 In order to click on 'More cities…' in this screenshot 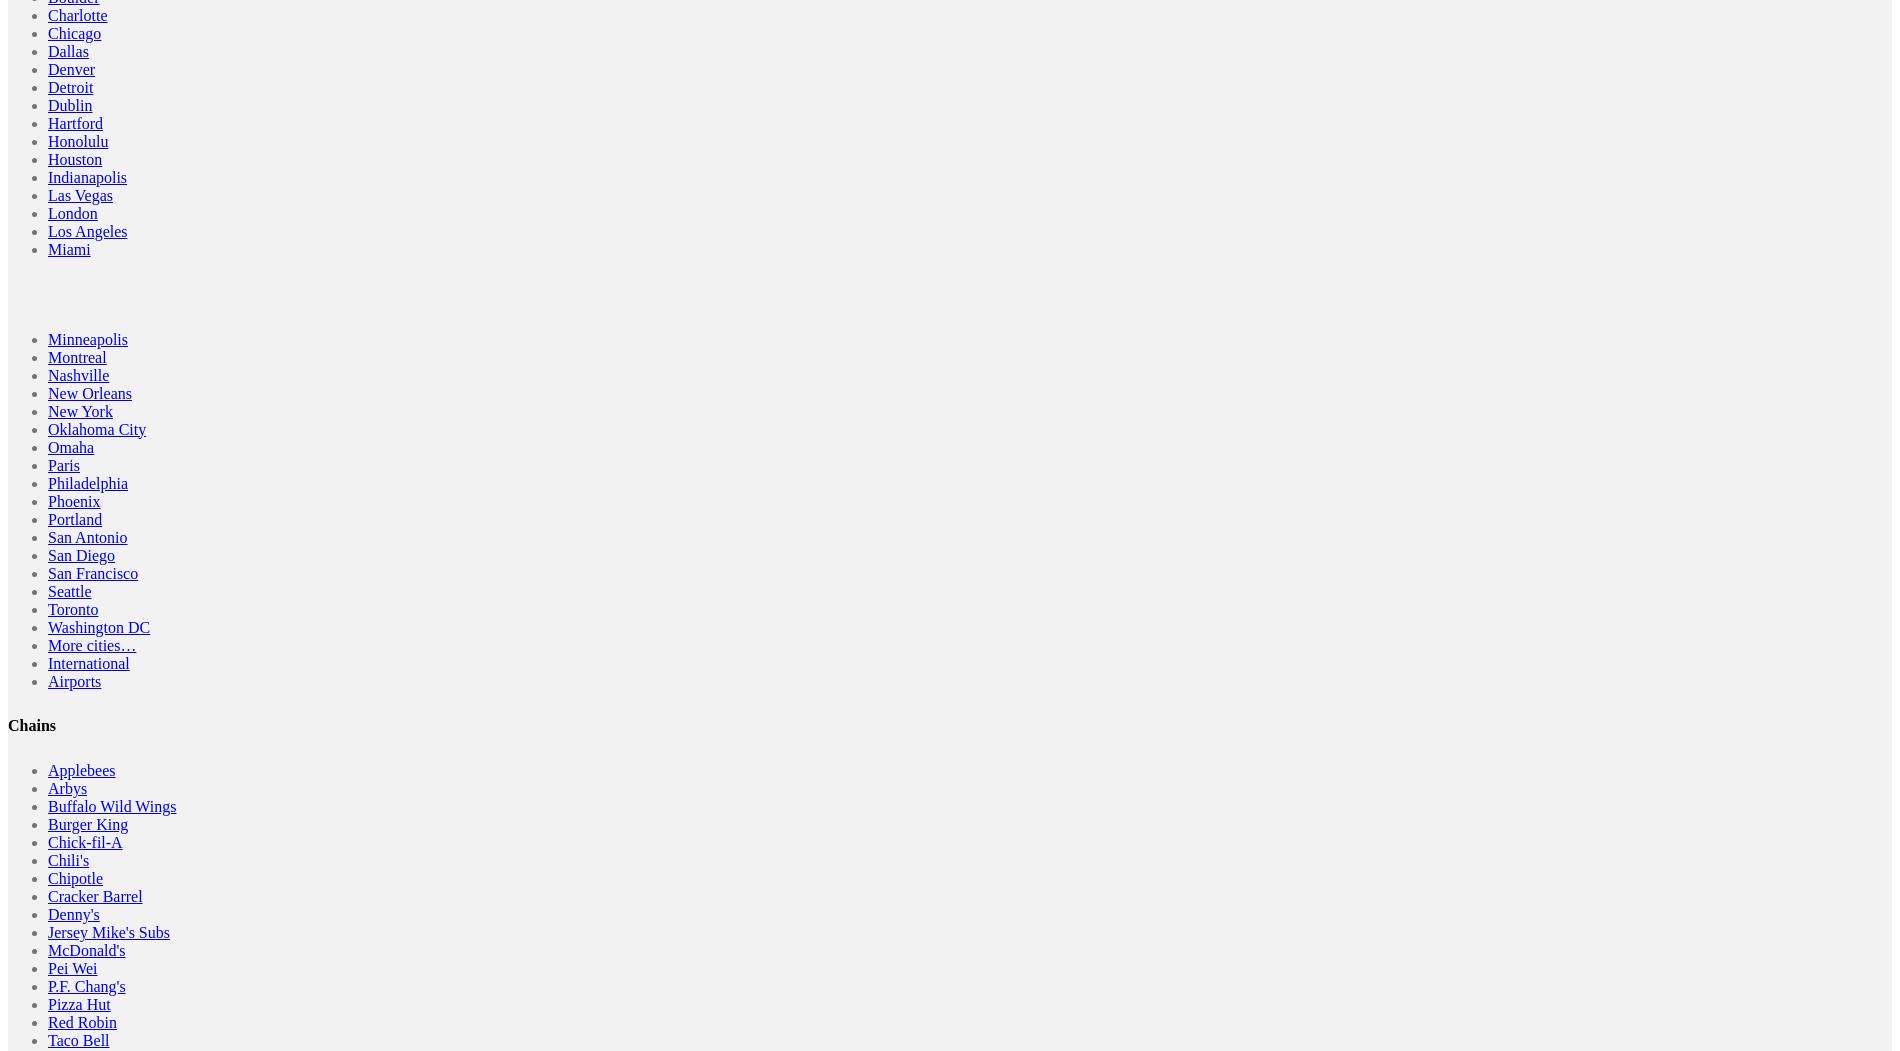, I will do `click(48, 643)`.